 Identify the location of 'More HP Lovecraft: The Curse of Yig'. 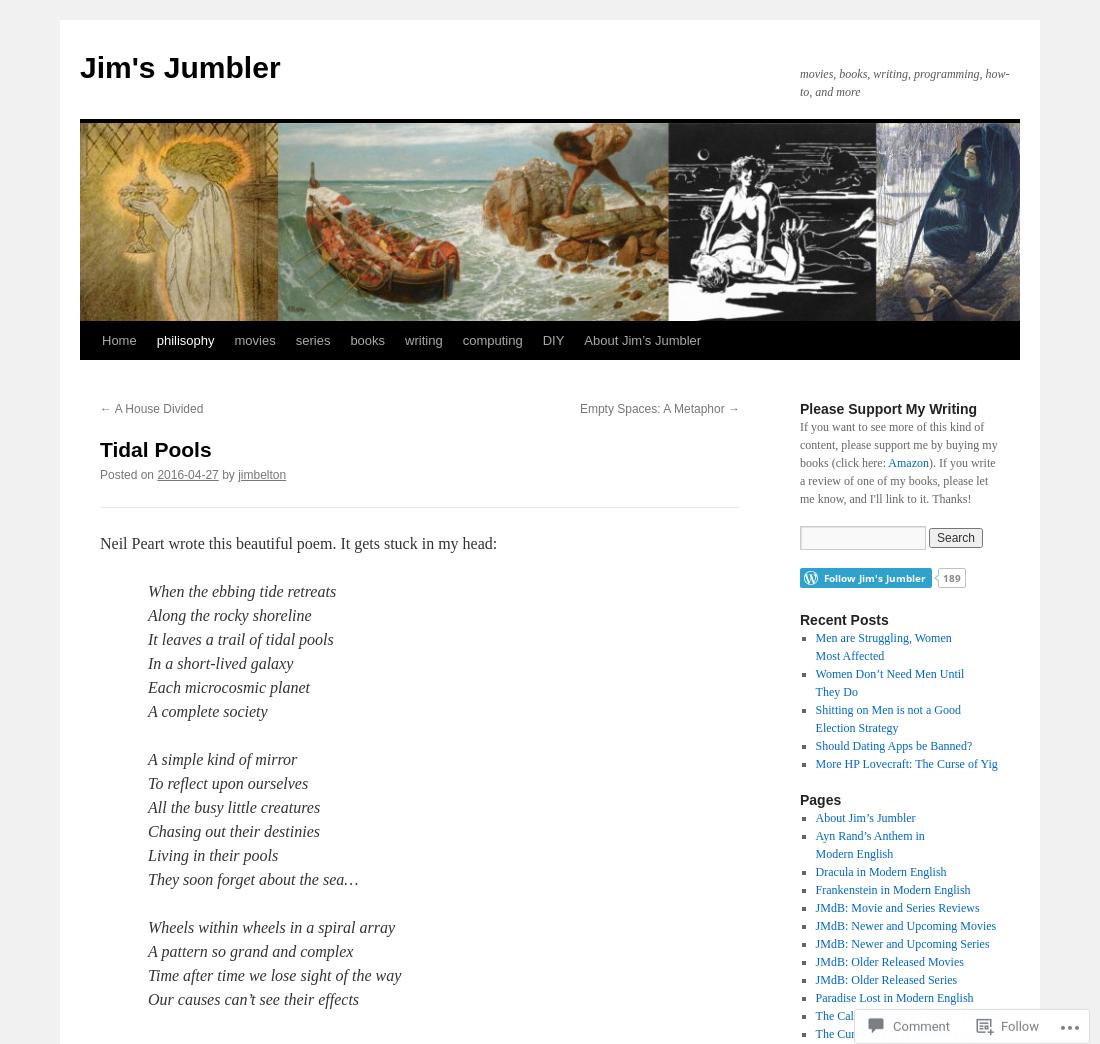
(905, 763).